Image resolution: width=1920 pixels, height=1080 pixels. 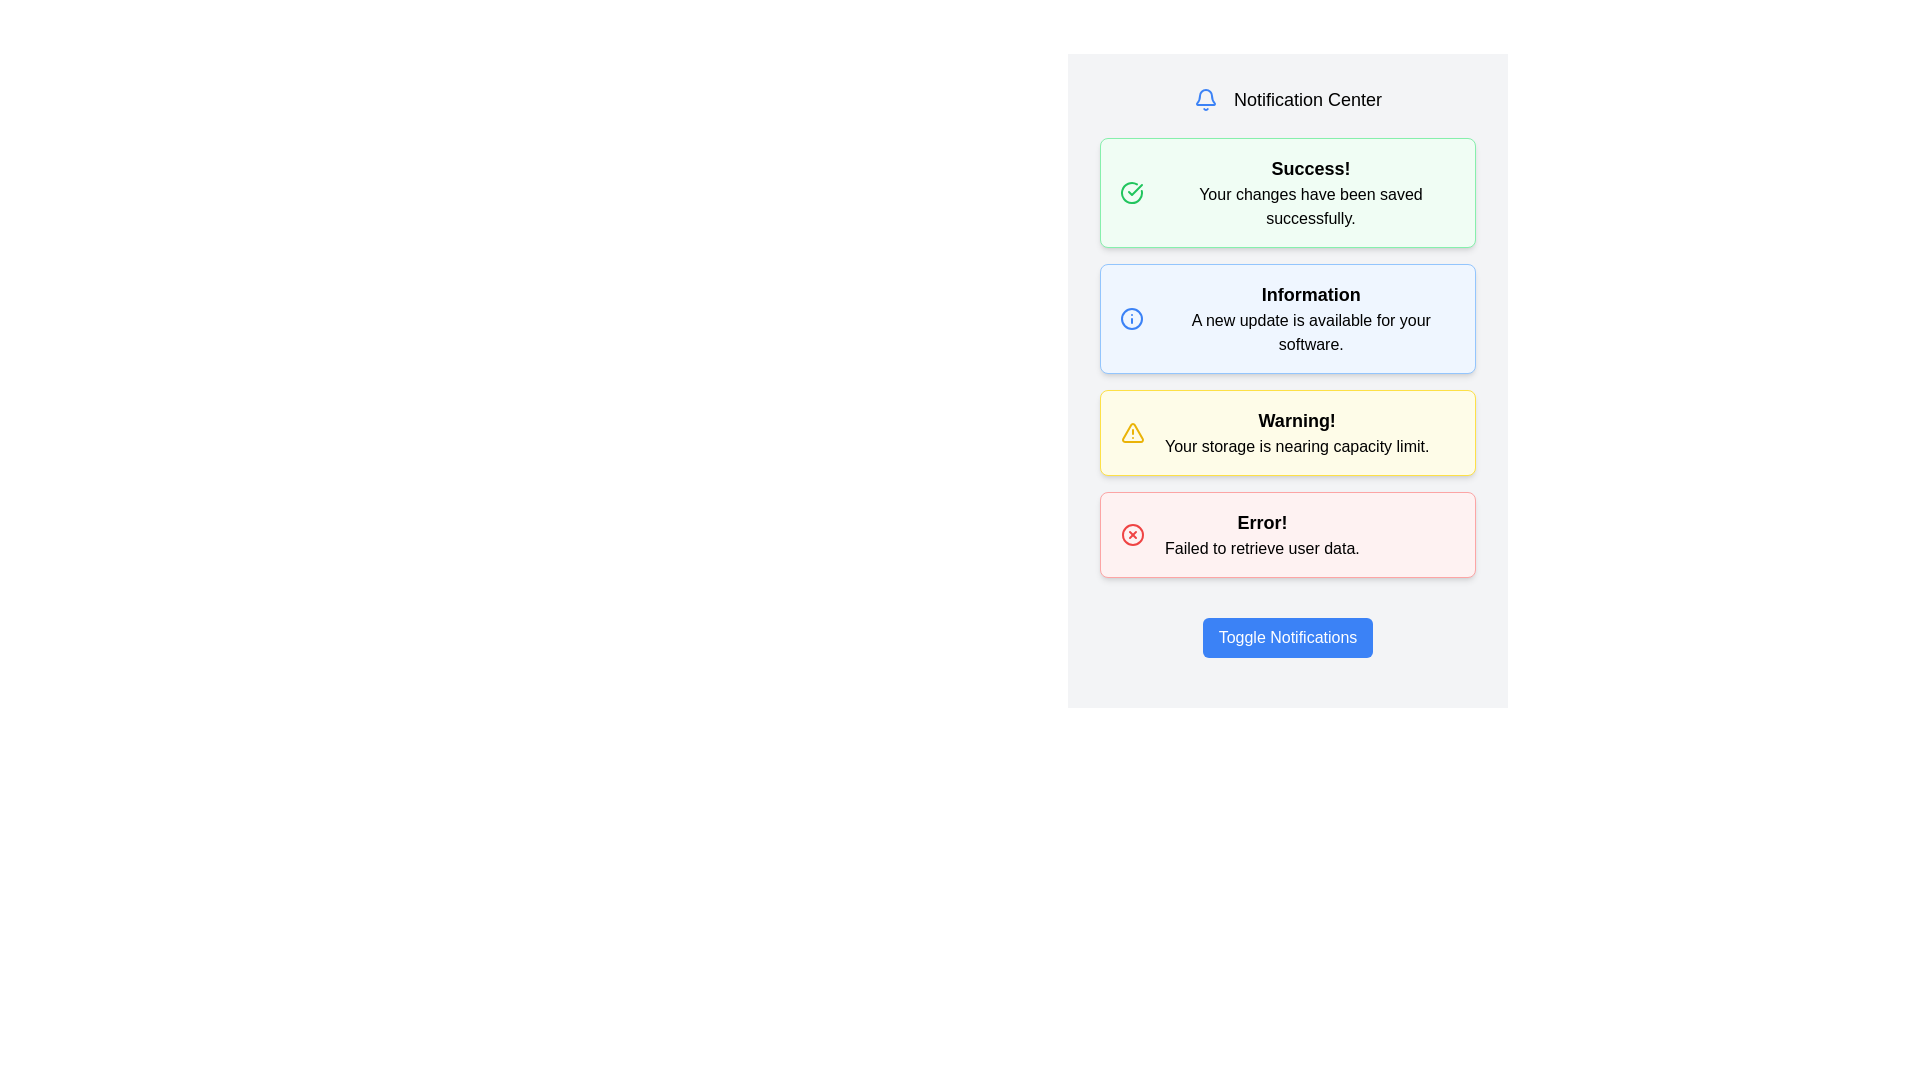 What do you see at coordinates (1287, 637) in the screenshot?
I see `the rectangular button with a blue background and the text 'Toggle Notifications'` at bounding box center [1287, 637].